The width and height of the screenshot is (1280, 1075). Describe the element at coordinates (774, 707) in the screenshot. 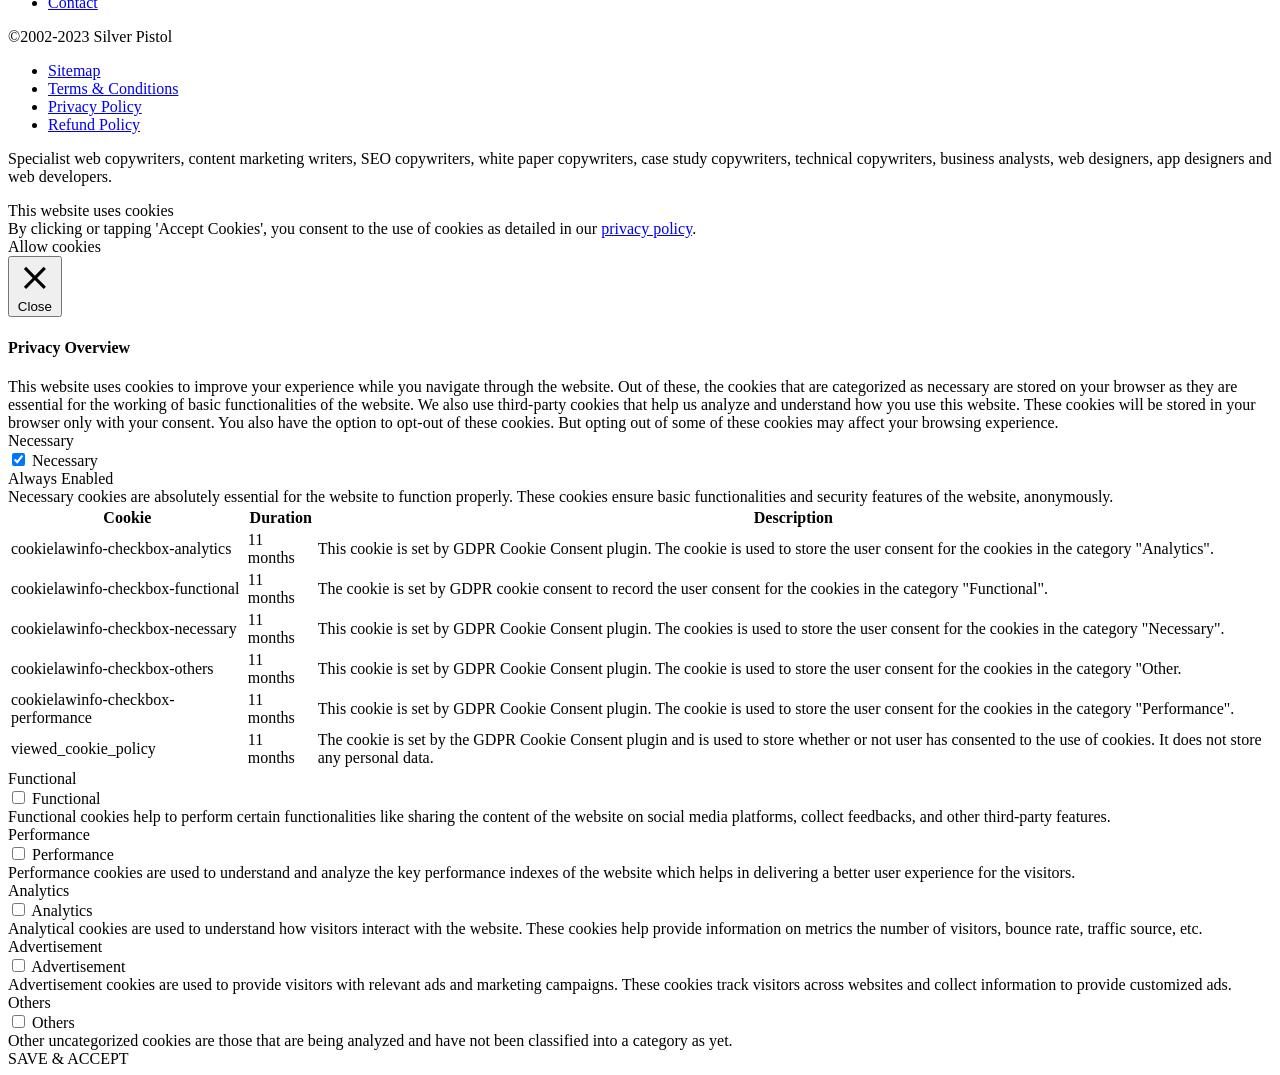

I see `'This cookie is set by GDPR Cookie Consent plugin. The cookie is used to store the user consent for the cookies in the category "Performance".'` at that location.